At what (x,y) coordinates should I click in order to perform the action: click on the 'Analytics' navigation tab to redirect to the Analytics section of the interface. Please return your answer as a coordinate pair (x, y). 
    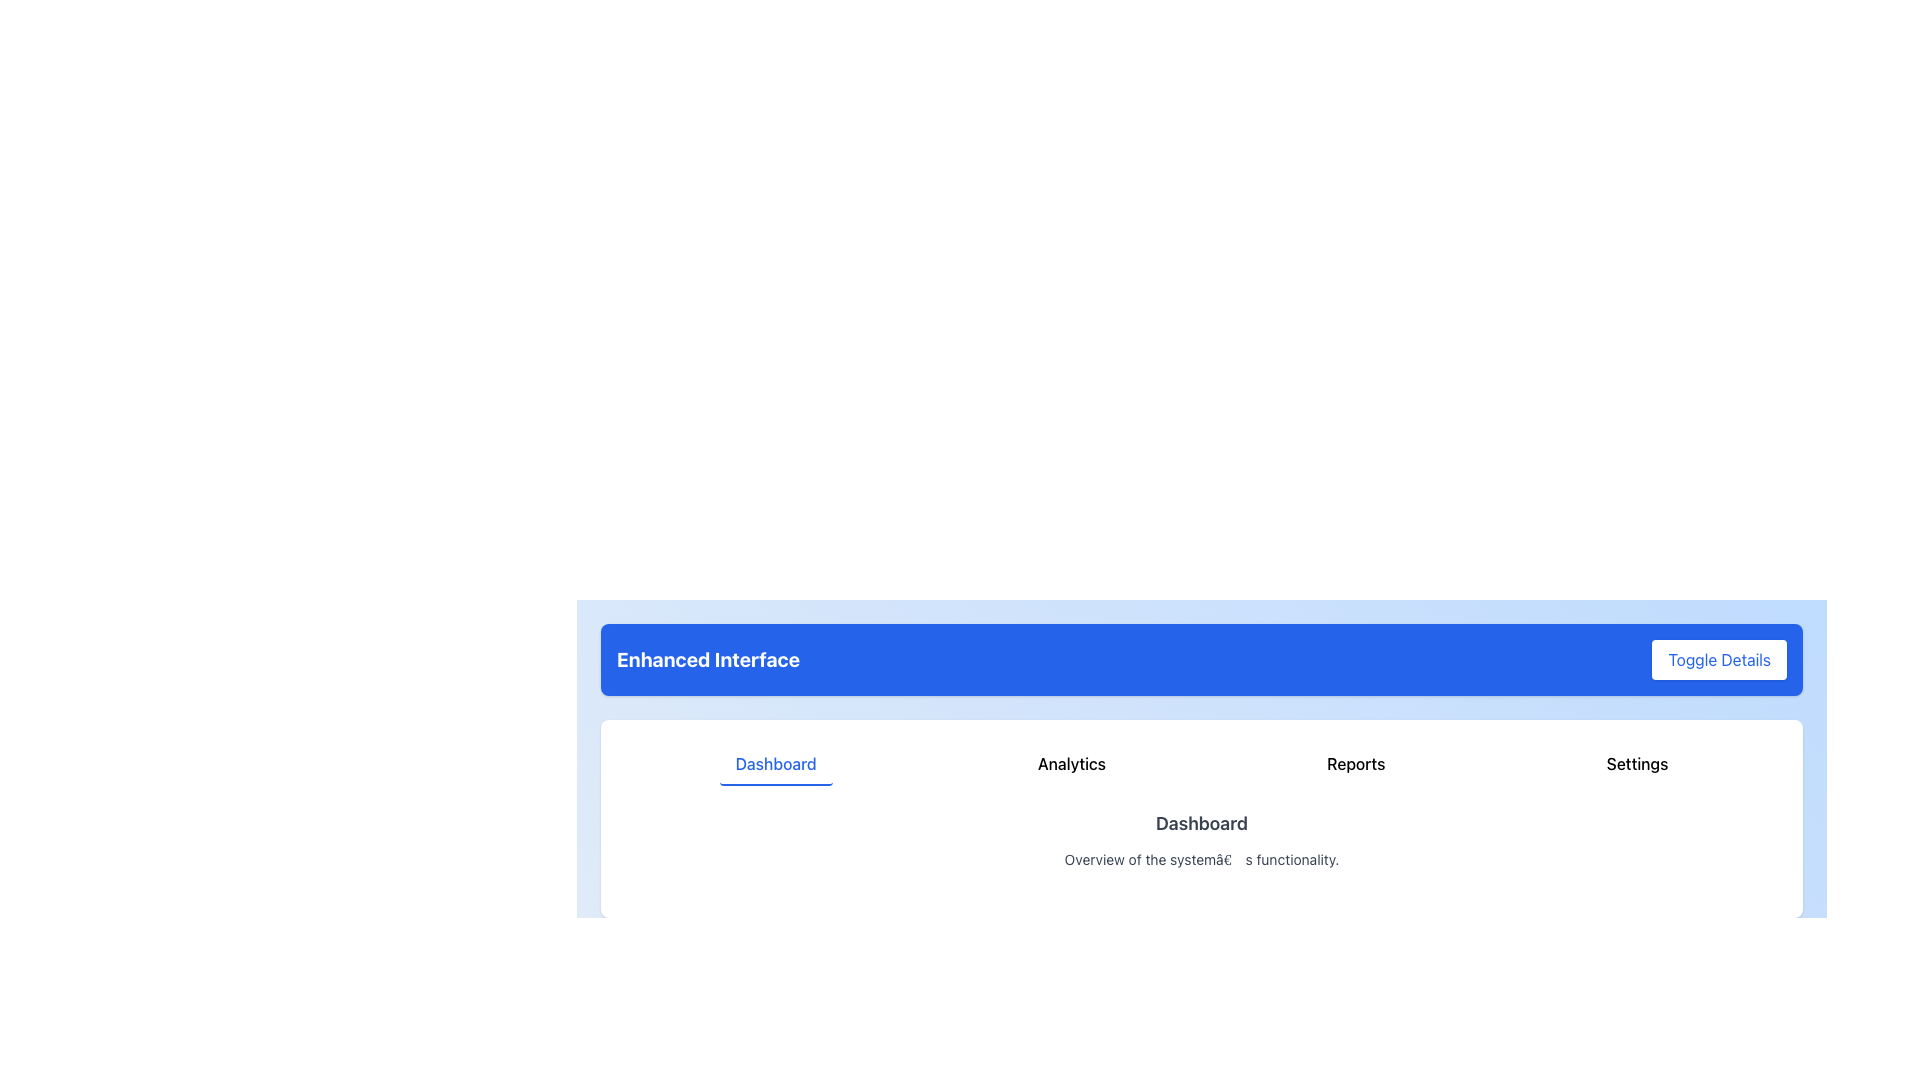
    Looking at the image, I should click on (1070, 764).